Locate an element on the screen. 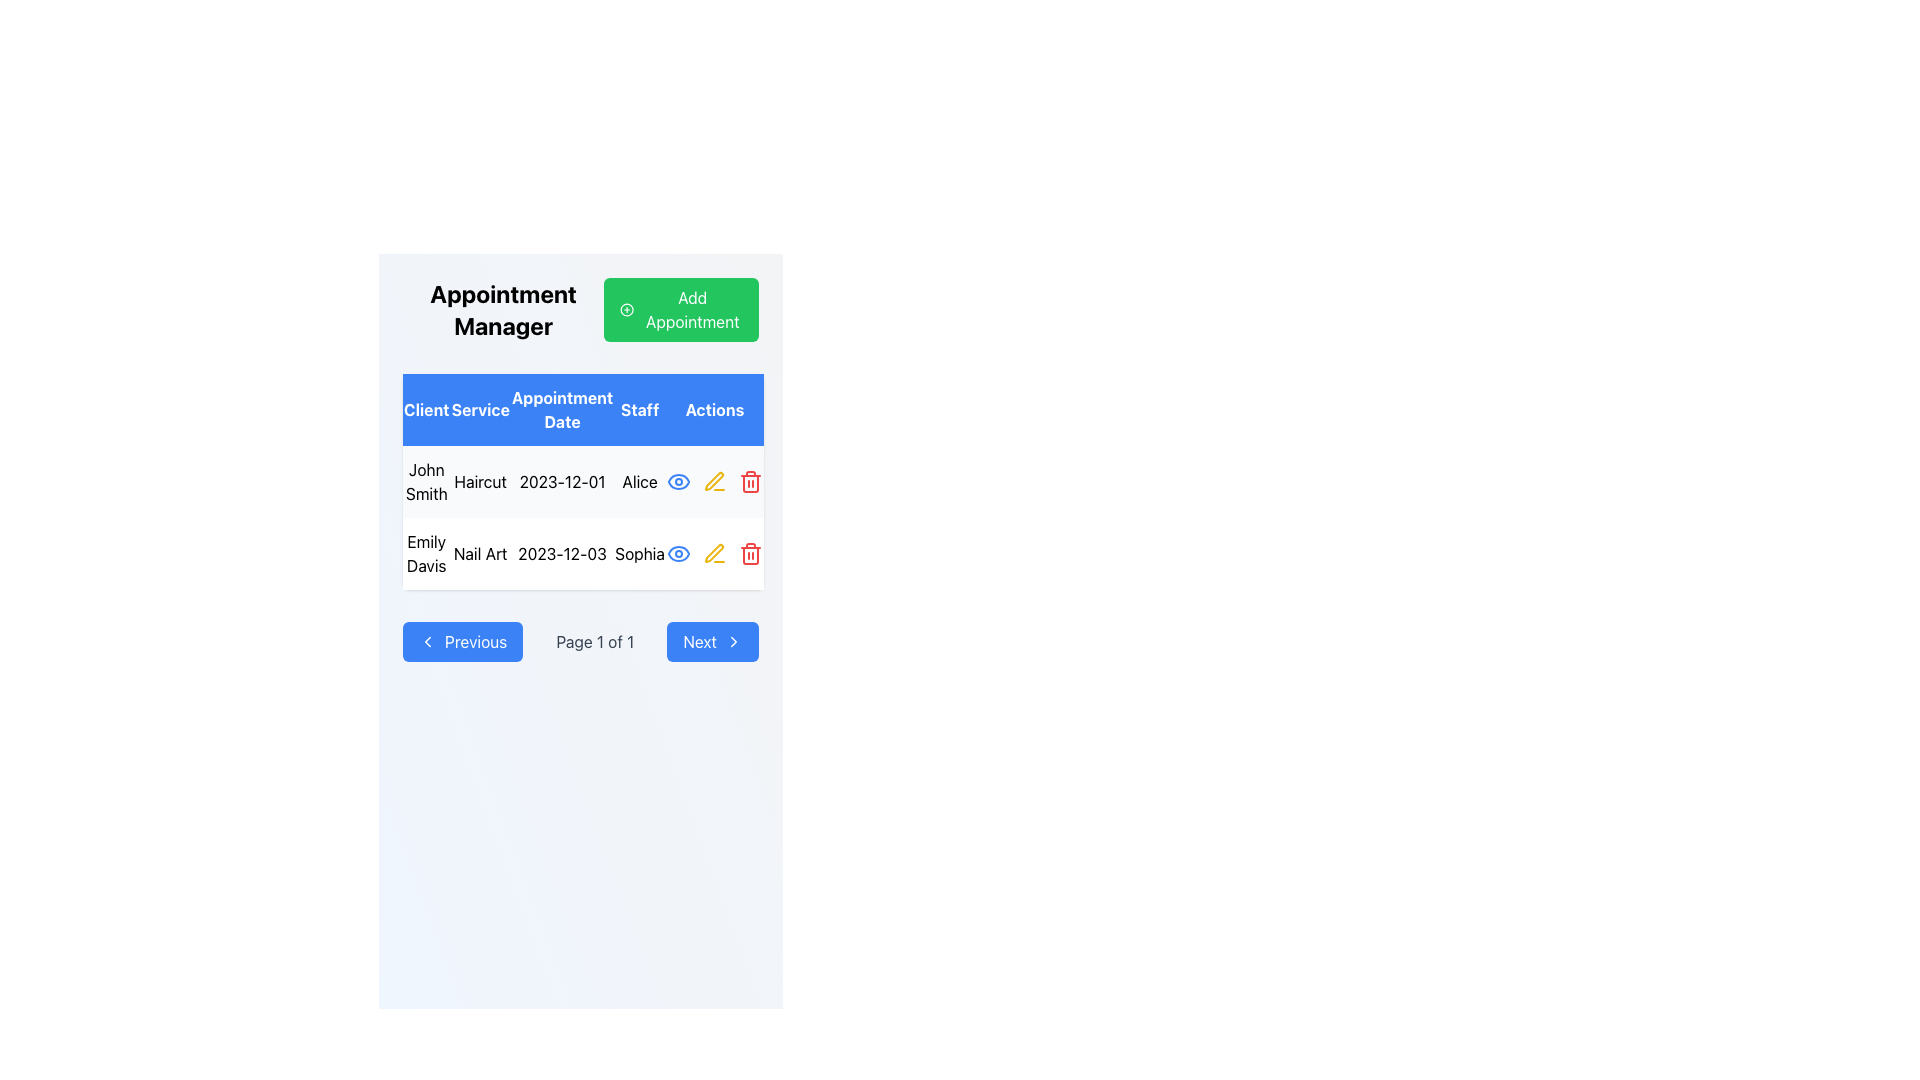 The height and width of the screenshot is (1080, 1920). 'Service' column header text label, which is the second item in a horizontal row of five column headers on a blue background is located at coordinates (480, 408).